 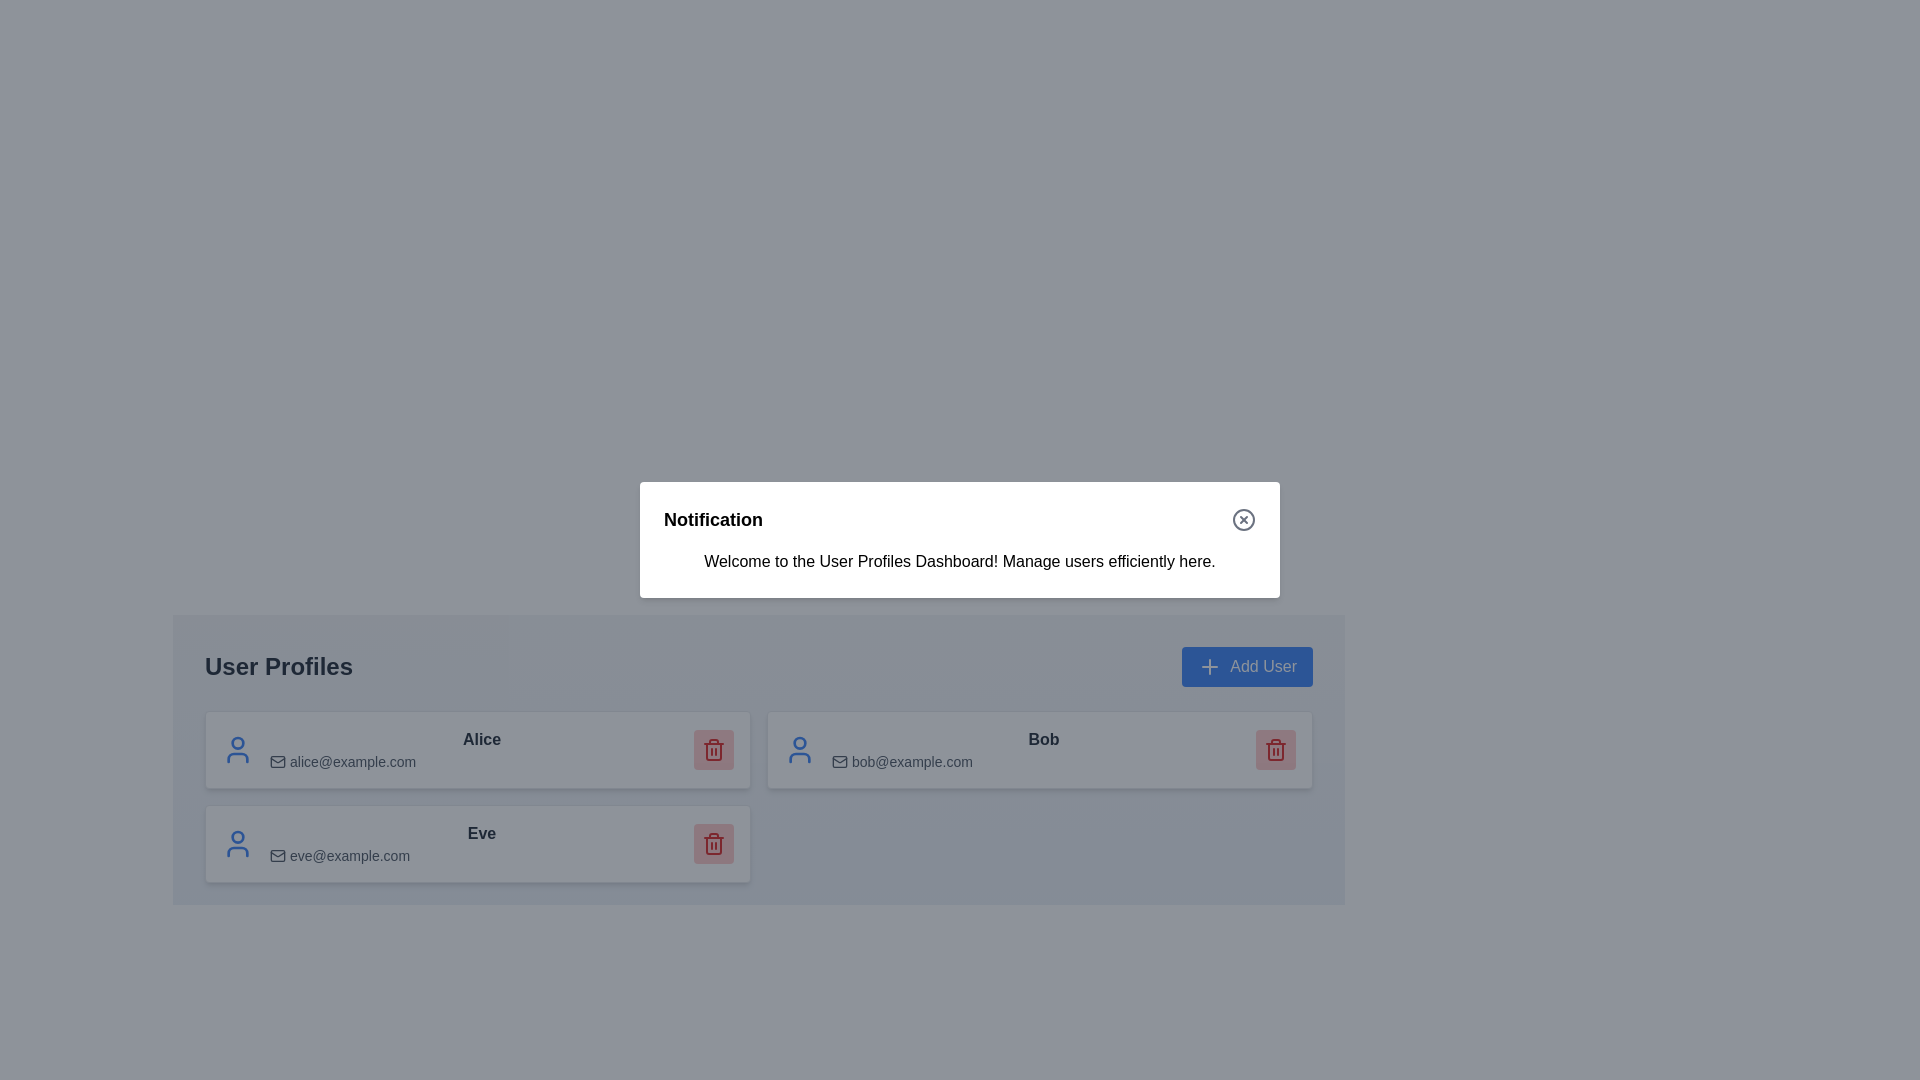 I want to click on the static text label displaying the user's name 'Alice', which is located on the leftmost user profile card in the 'User Profiles' section, above the email address 'alice@example.com', so click(x=481, y=740).